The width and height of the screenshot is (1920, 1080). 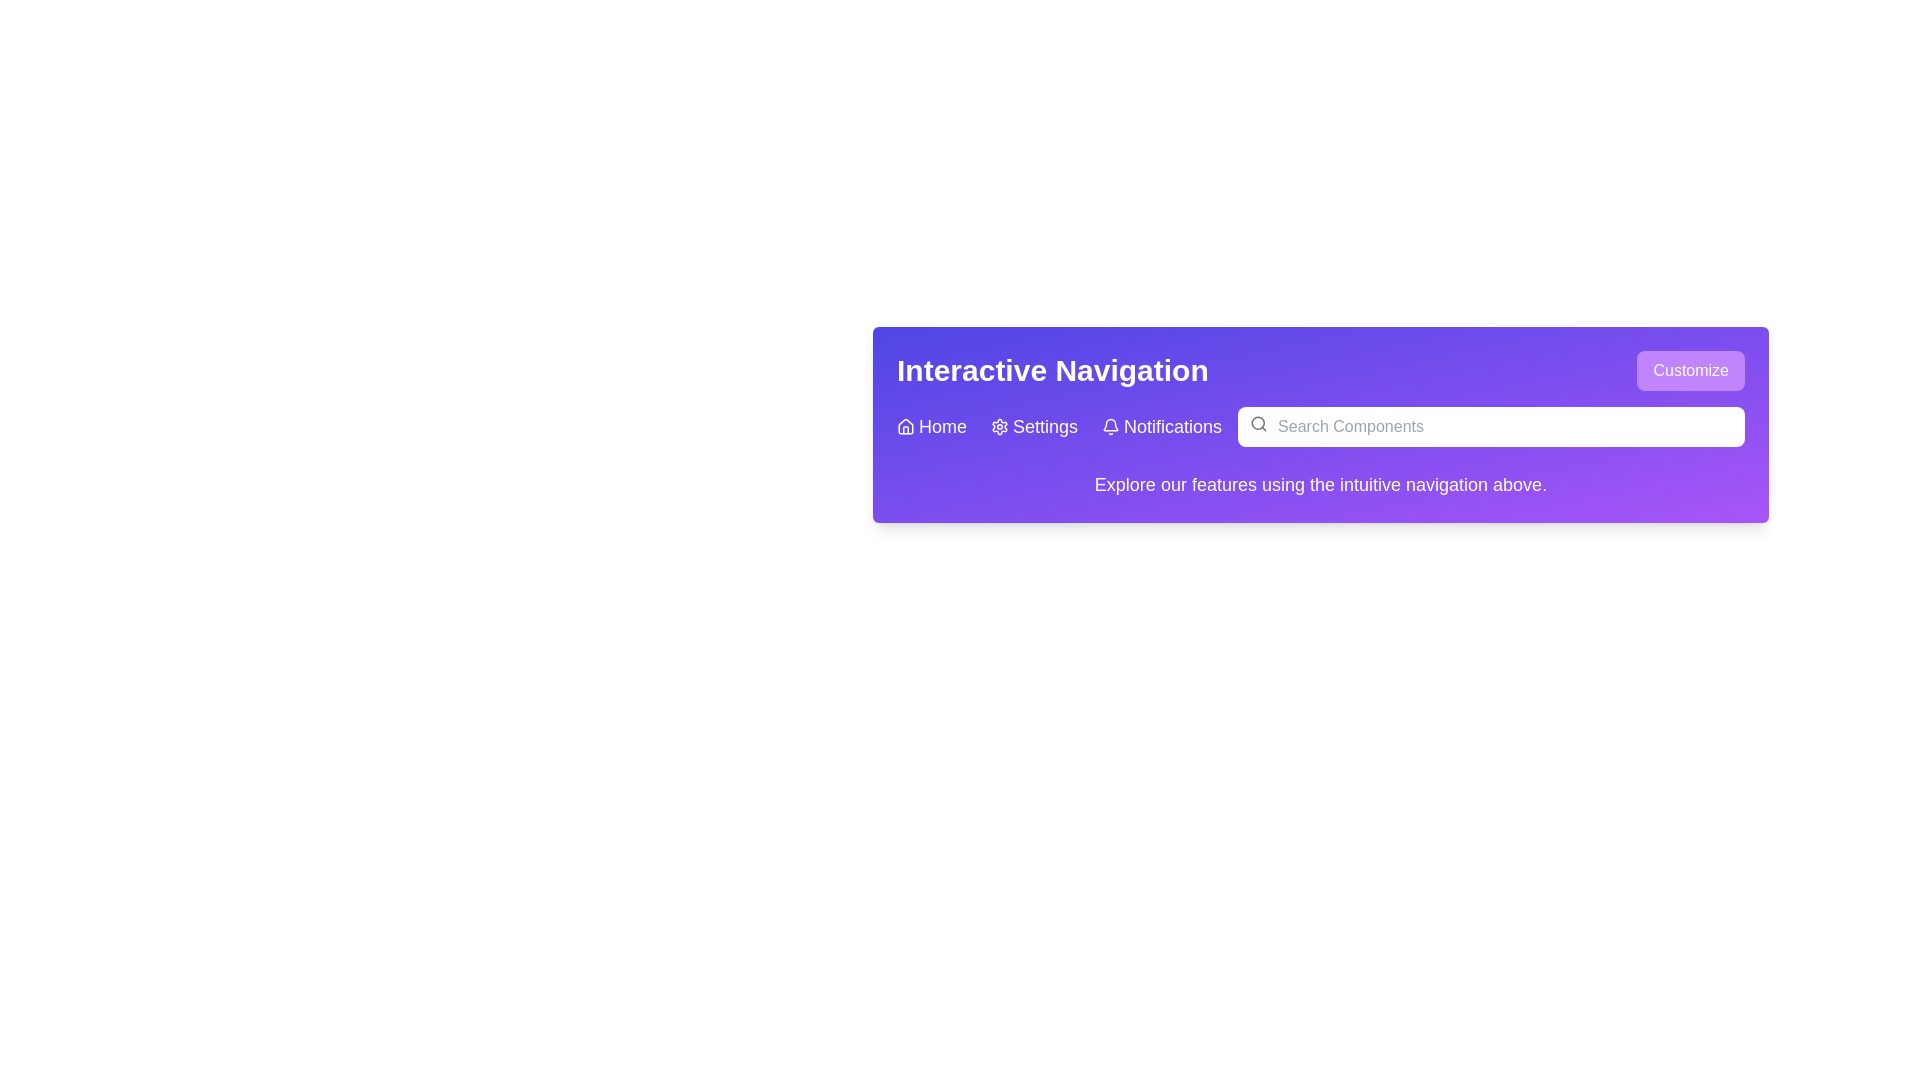 What do you see at coordinates (1689, 370) in the screenshot?
I see `the button located in the top-right corner of the purple banner` at bounding box center [1689, 370].